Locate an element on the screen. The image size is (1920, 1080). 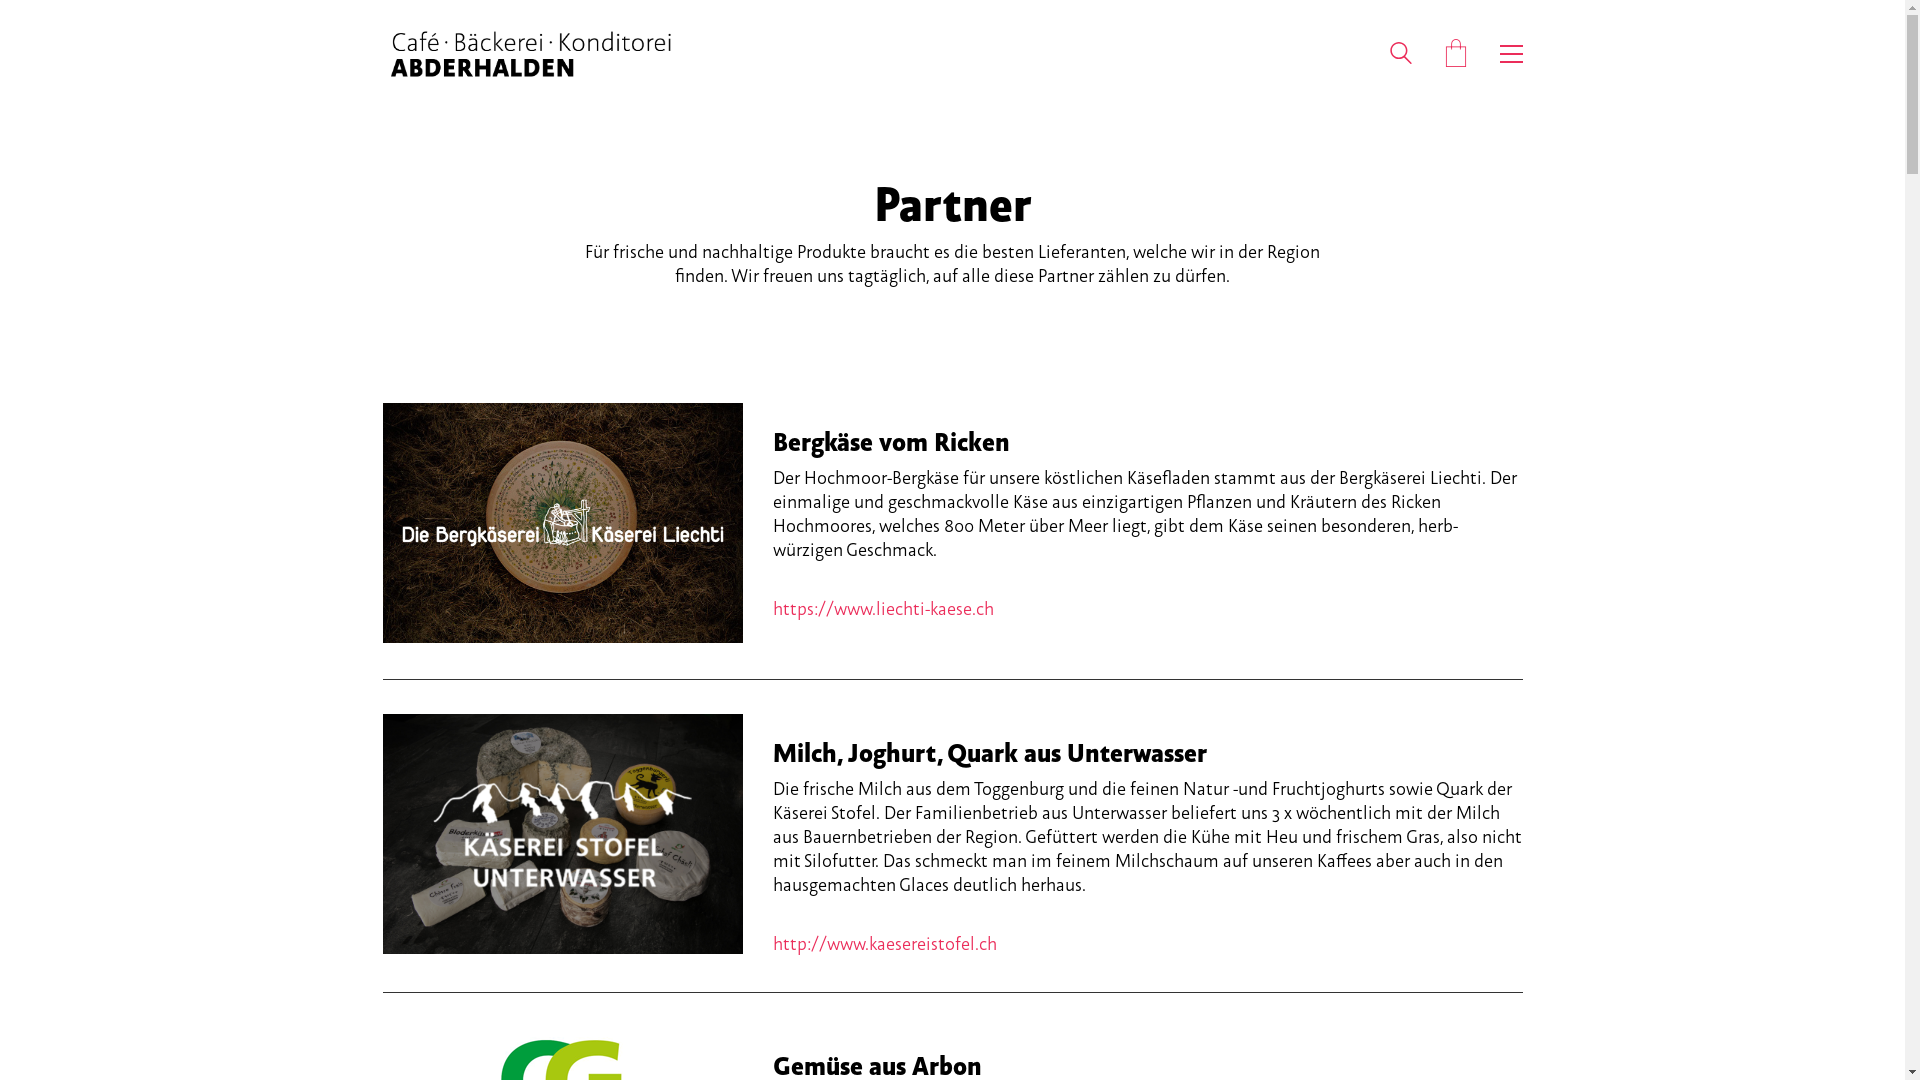
'http://www.kaesereistofel.ch' is located at coordinates (771, 944).